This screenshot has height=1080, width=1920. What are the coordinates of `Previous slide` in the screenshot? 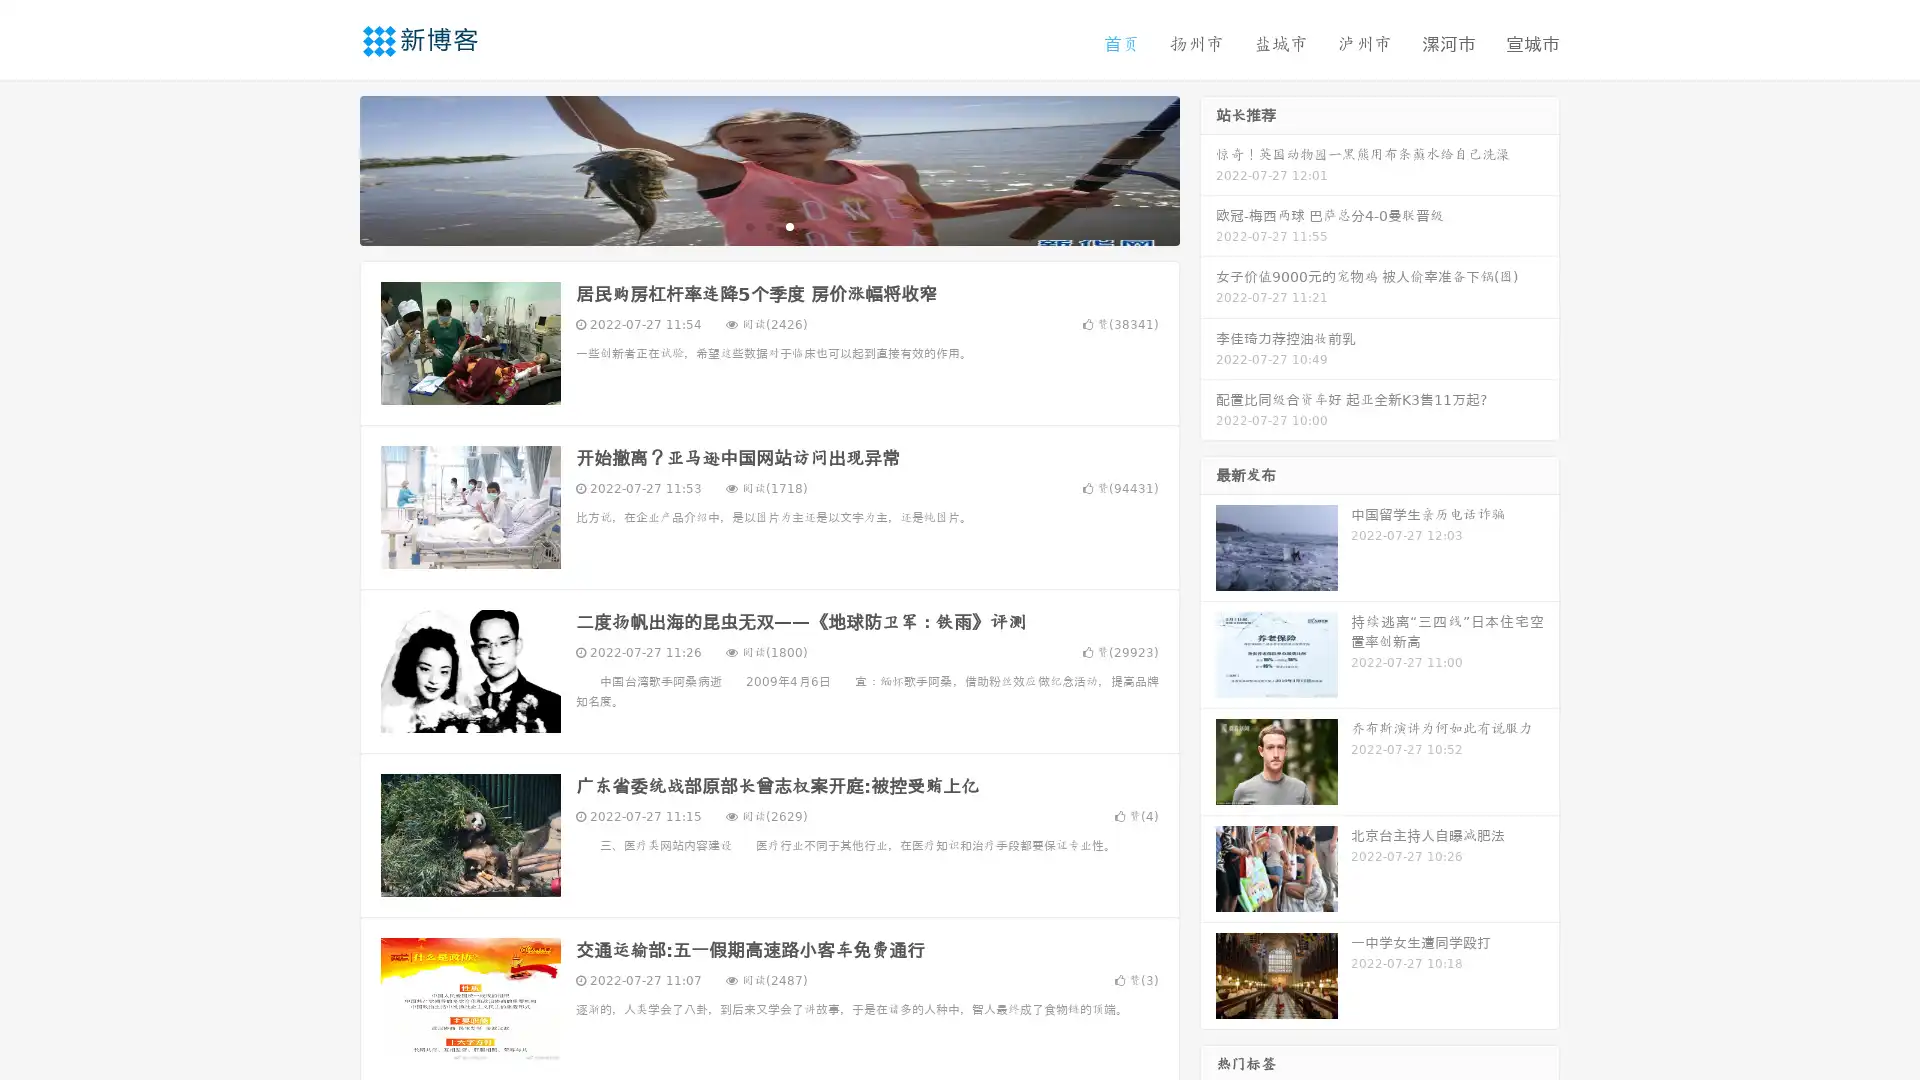 It's located at (330, 168).